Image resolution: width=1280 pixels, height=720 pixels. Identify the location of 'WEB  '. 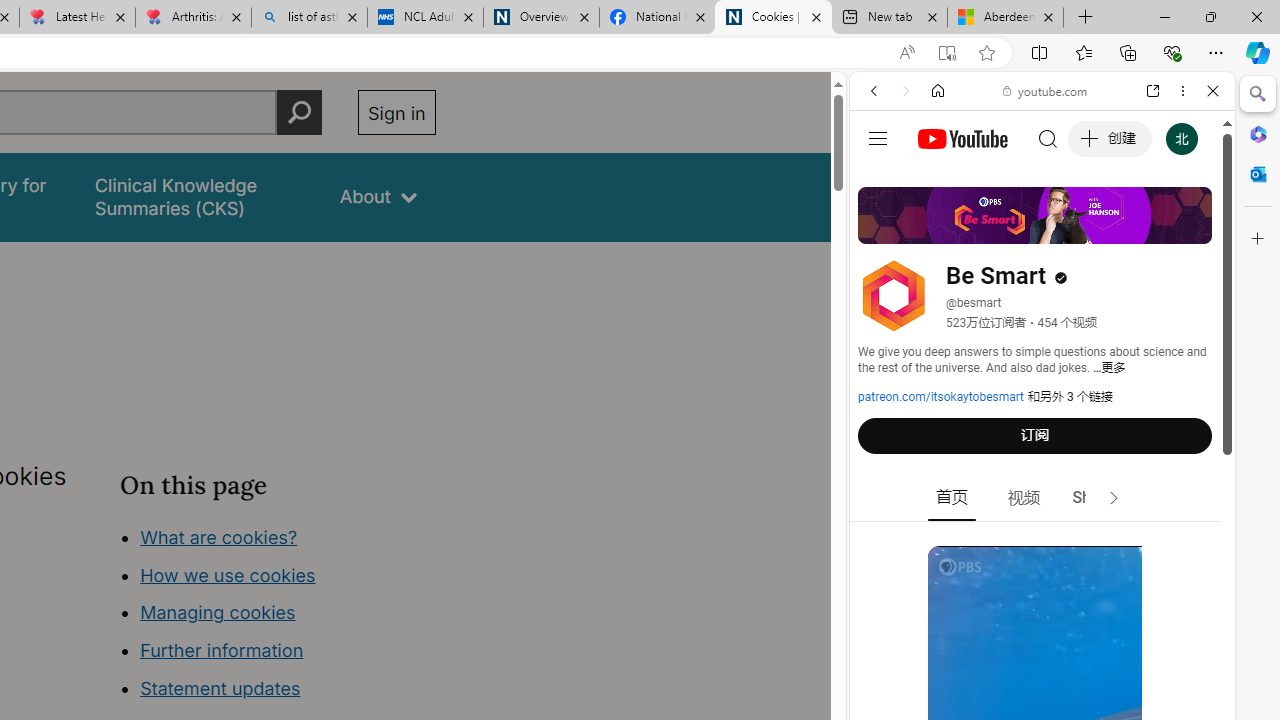
(881, 227).